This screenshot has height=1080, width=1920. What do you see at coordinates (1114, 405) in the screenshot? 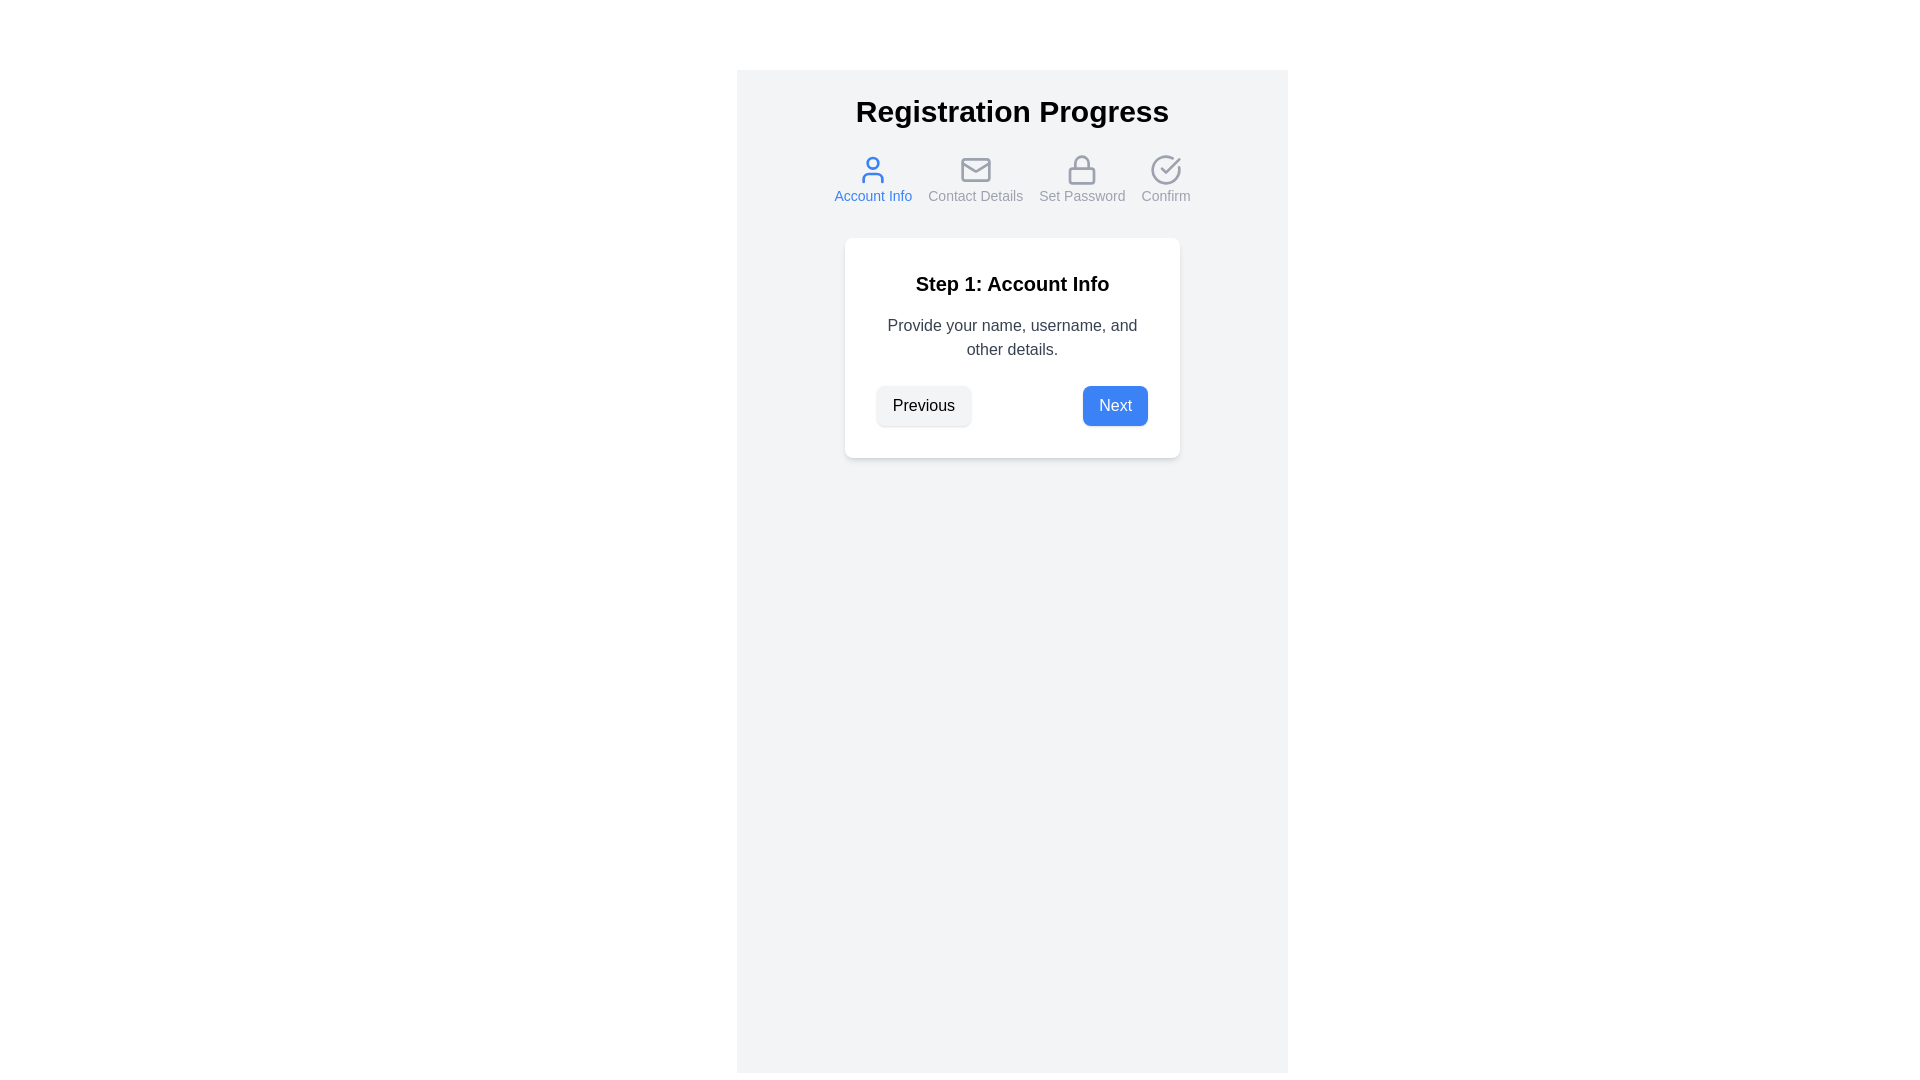
I see `the 'Next' button with a blue background and white text to proceed to the next step` at bounding box center [1114, 405].